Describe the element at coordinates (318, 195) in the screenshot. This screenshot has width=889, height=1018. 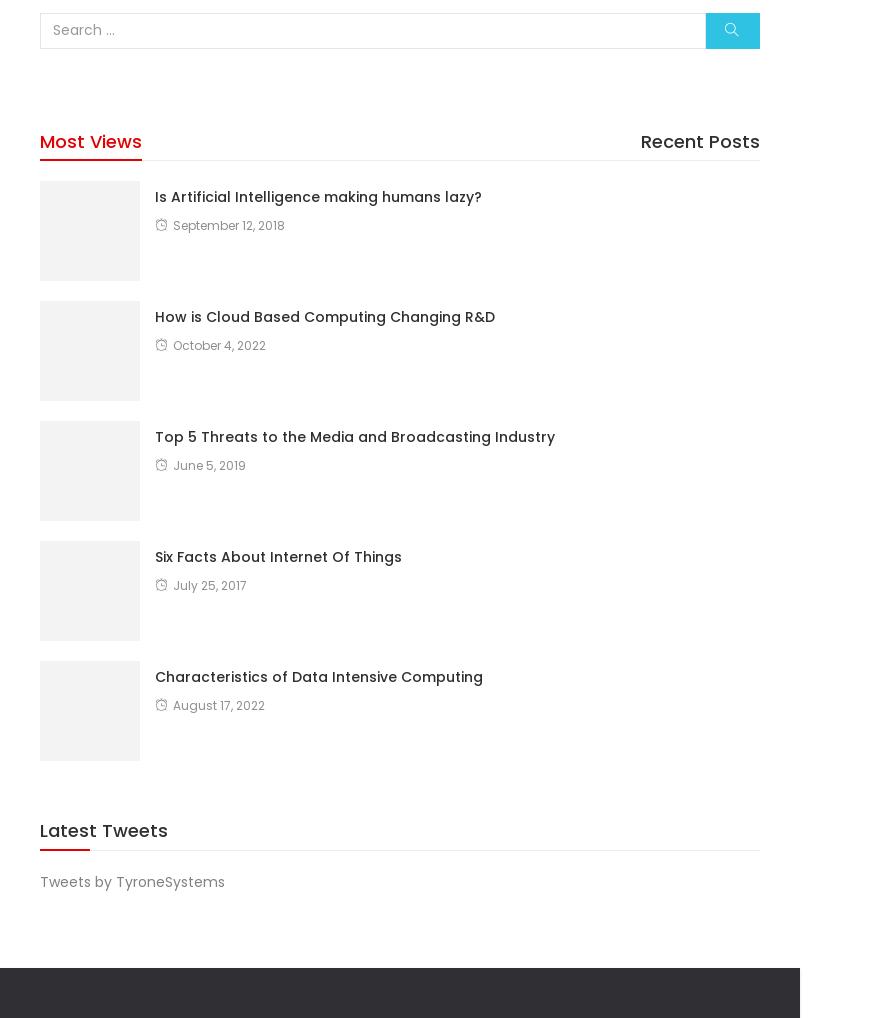
I see `'Is Artificial Intelligence making humans lazy?'` at that location.